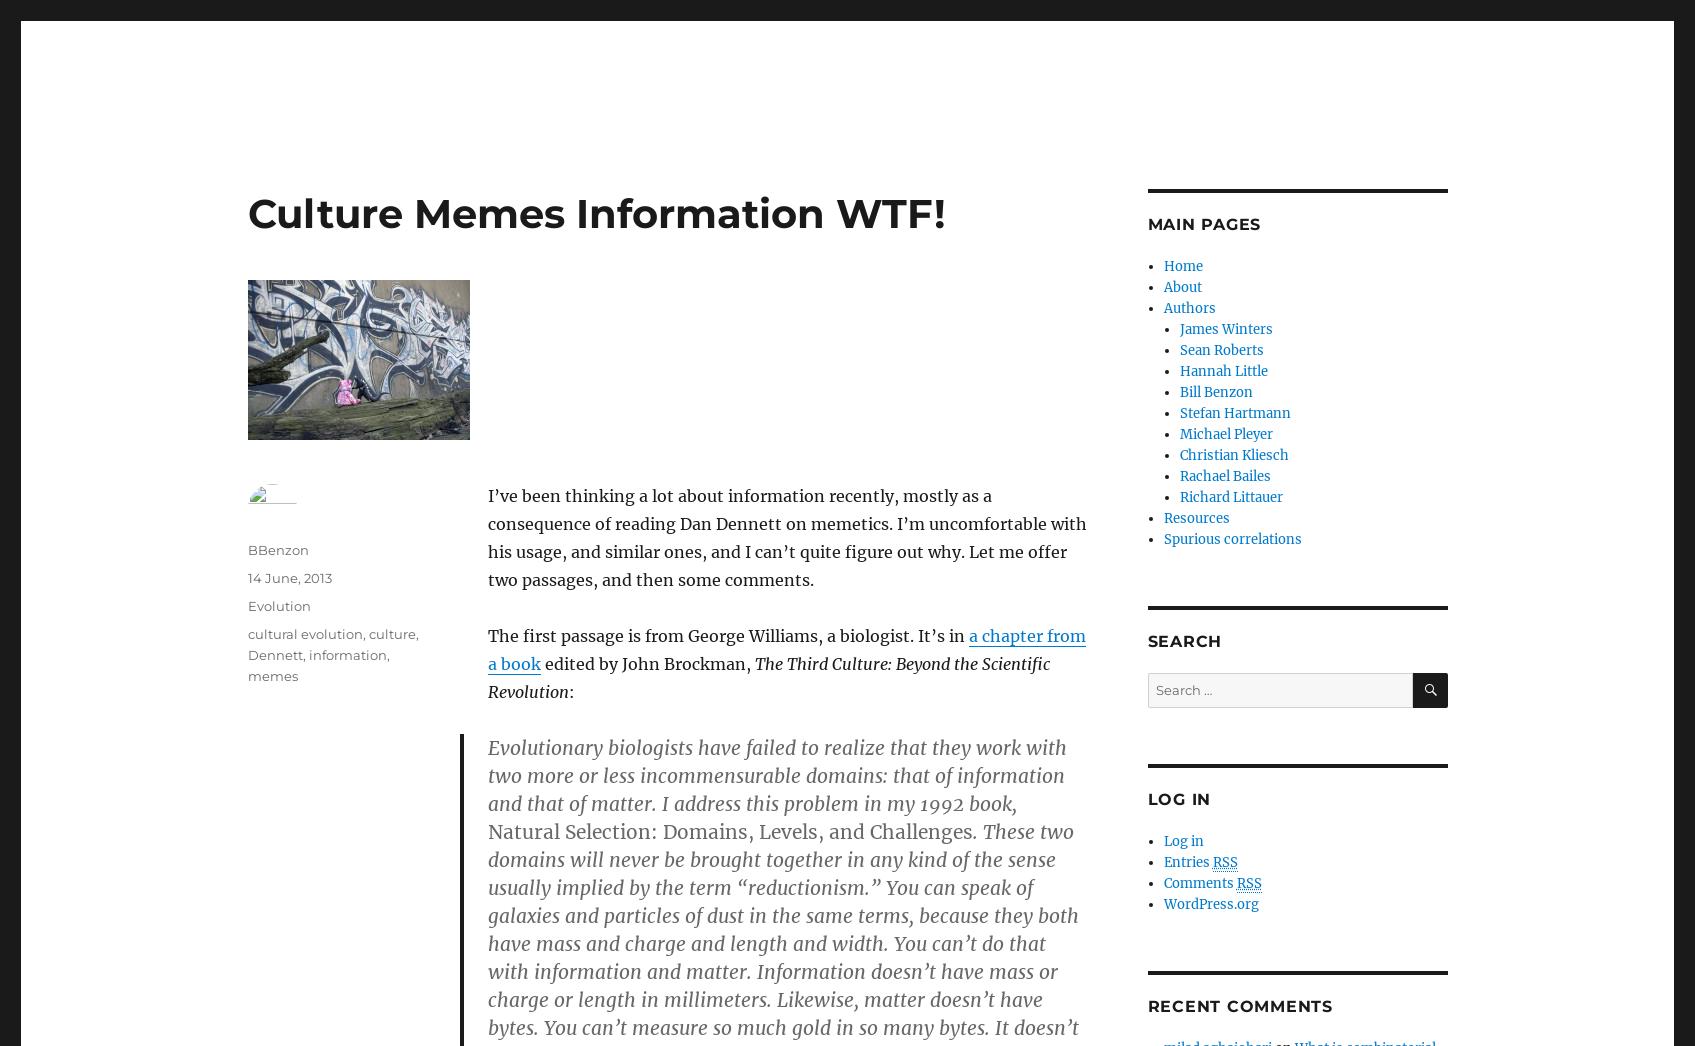  I want to click on 'Bill Benzon', so click(1216, 392).